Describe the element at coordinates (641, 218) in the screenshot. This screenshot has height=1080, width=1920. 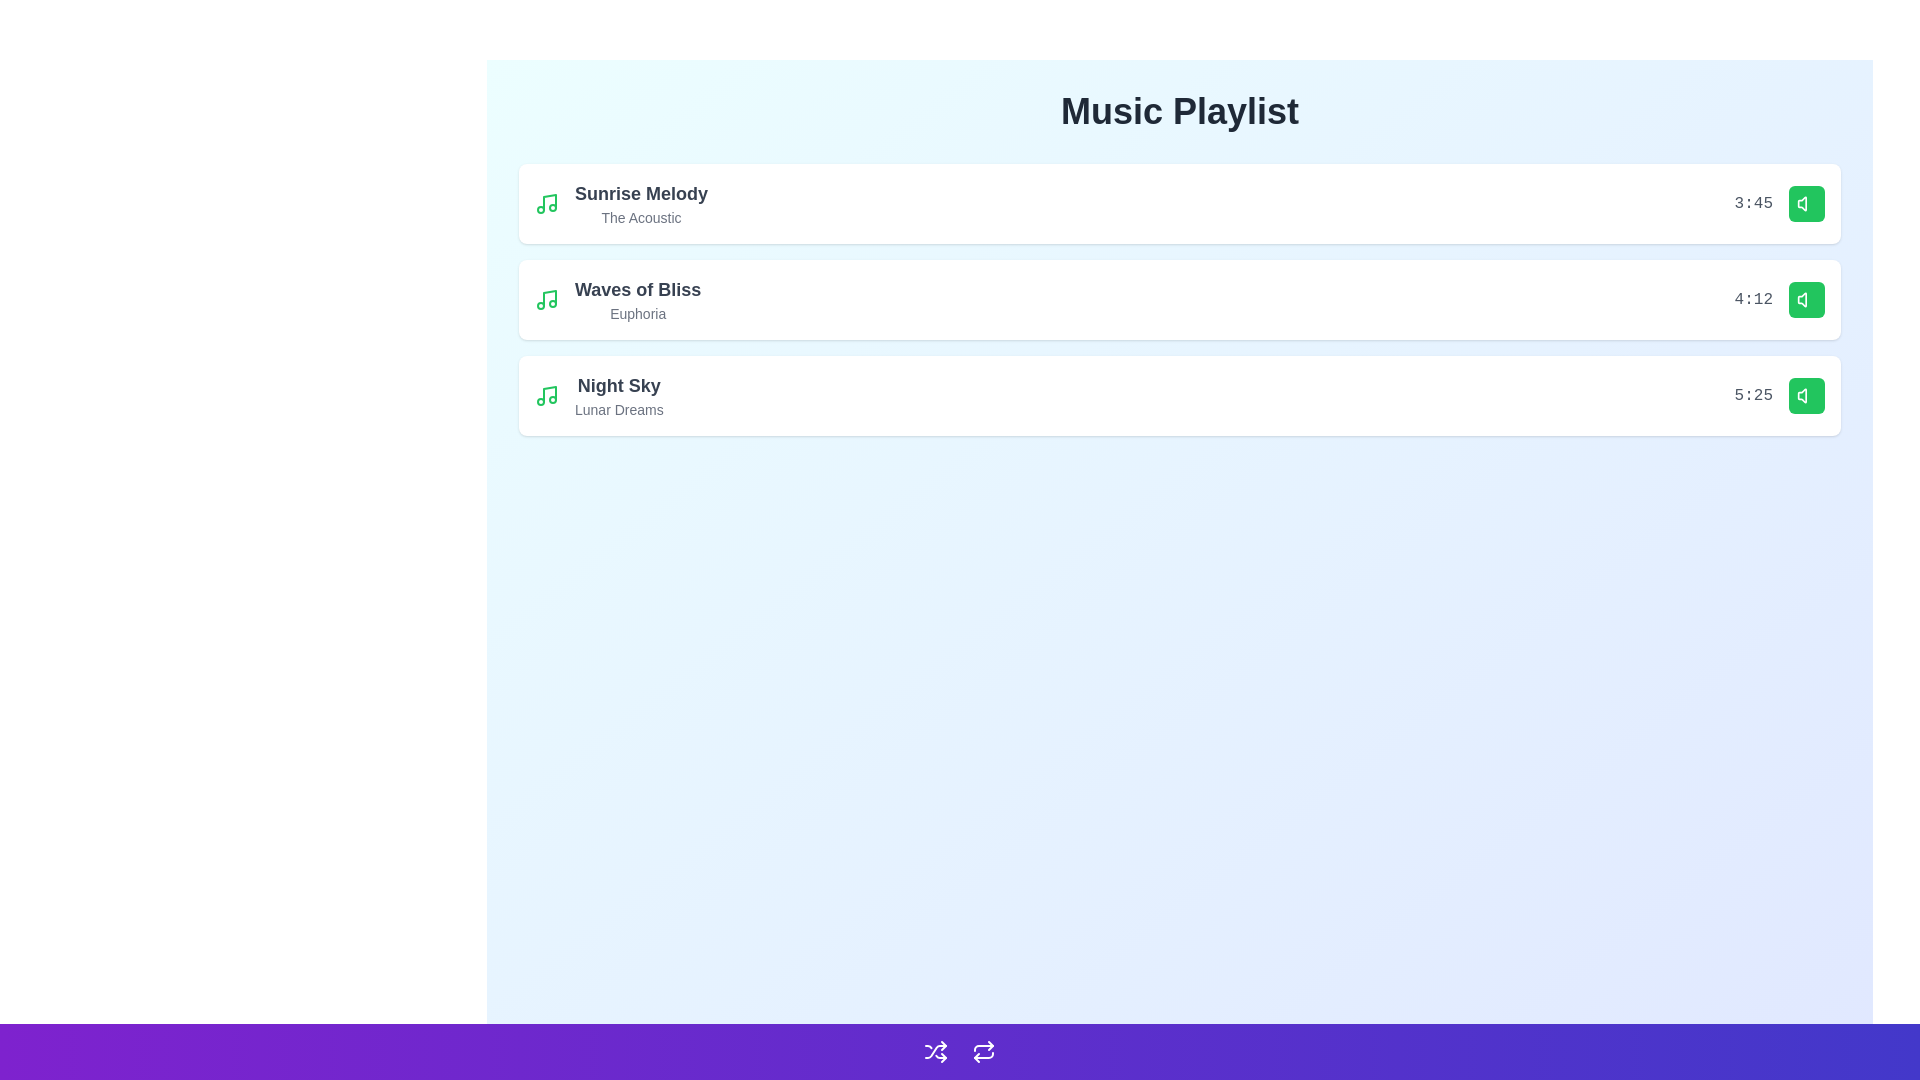
I see `the text label 'The Acoustic', which is styled in small gray font and located beneath the heading 'Sunrise Melody' in the 'Music Playlist' section` at that location.